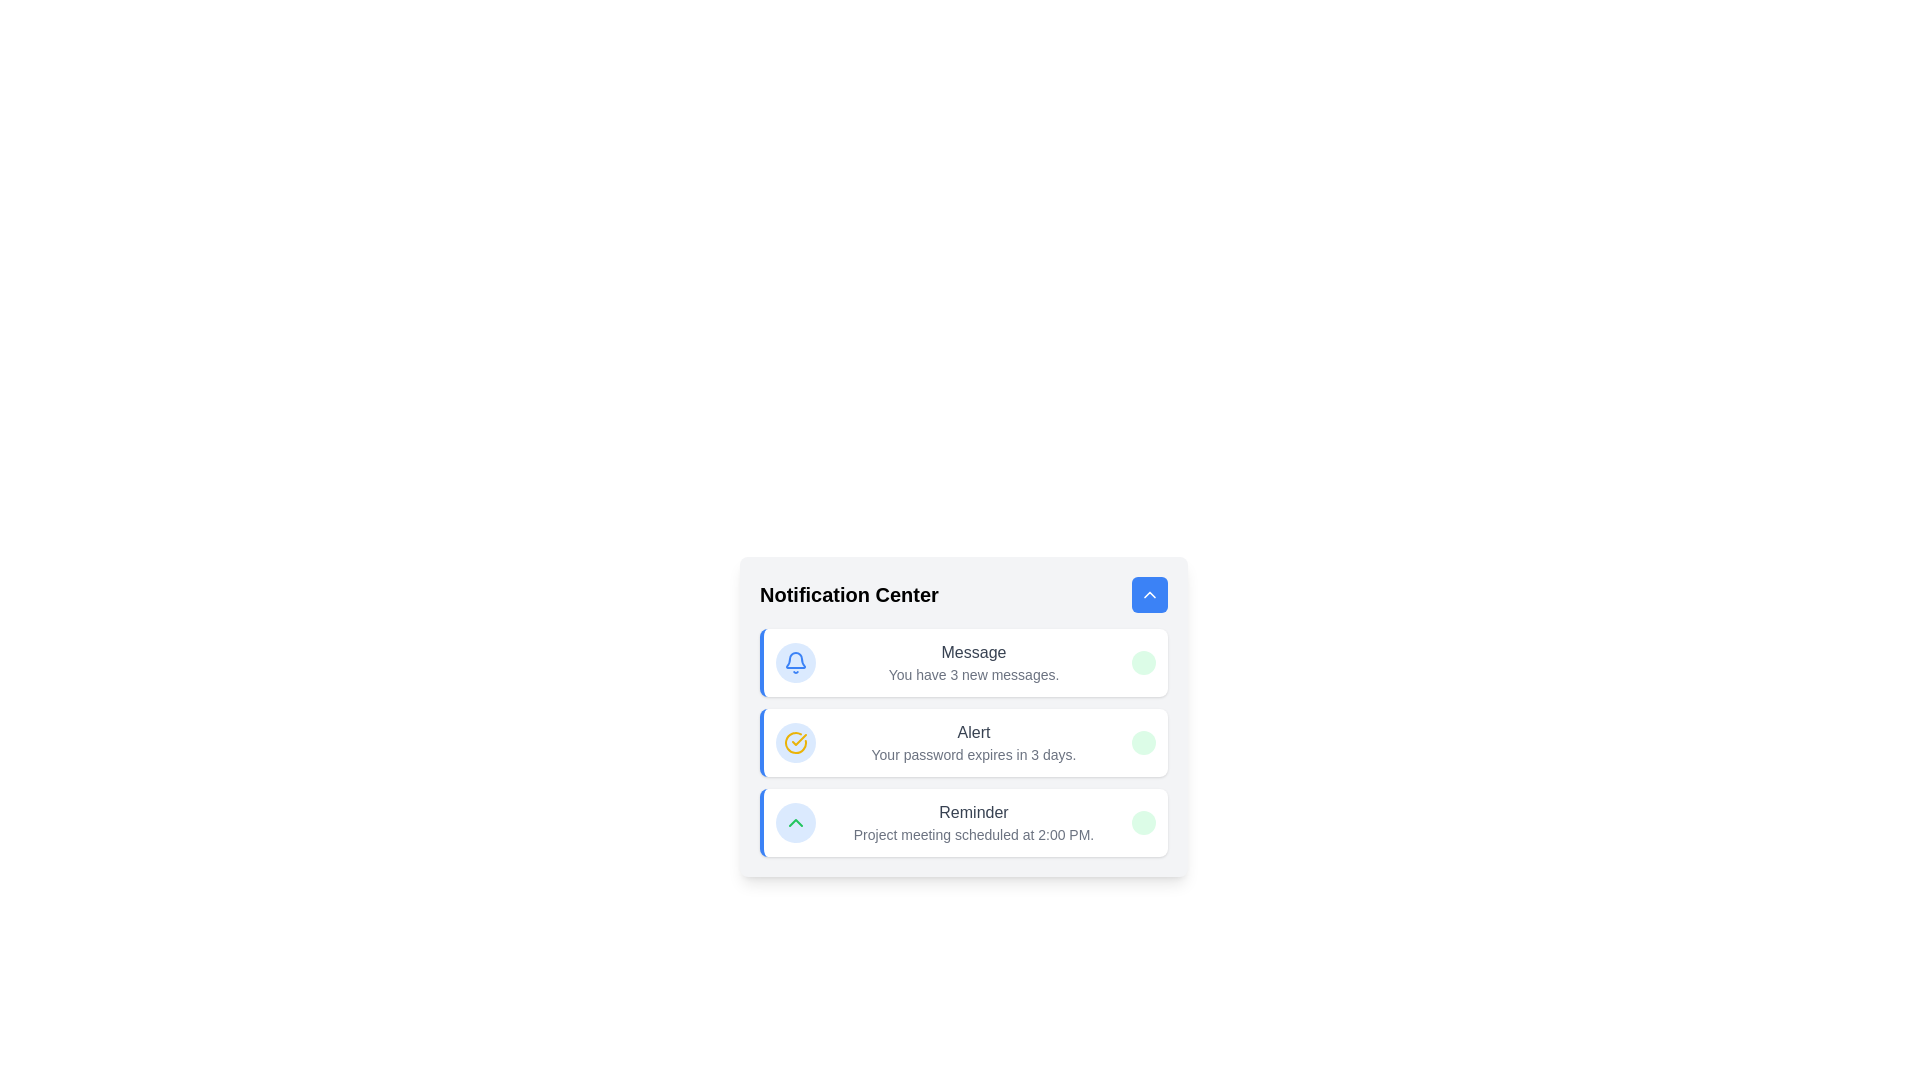 Image resolution: width=1920 pixels, height=1080 pixels. Describe the element at coordinates (795, 743) in the screenshot. I see `the second icon from the top in the list of notifications within the 'Notification Center' that indicates an alert regarding the message 'Your password expires in 3 days.'` at that location.